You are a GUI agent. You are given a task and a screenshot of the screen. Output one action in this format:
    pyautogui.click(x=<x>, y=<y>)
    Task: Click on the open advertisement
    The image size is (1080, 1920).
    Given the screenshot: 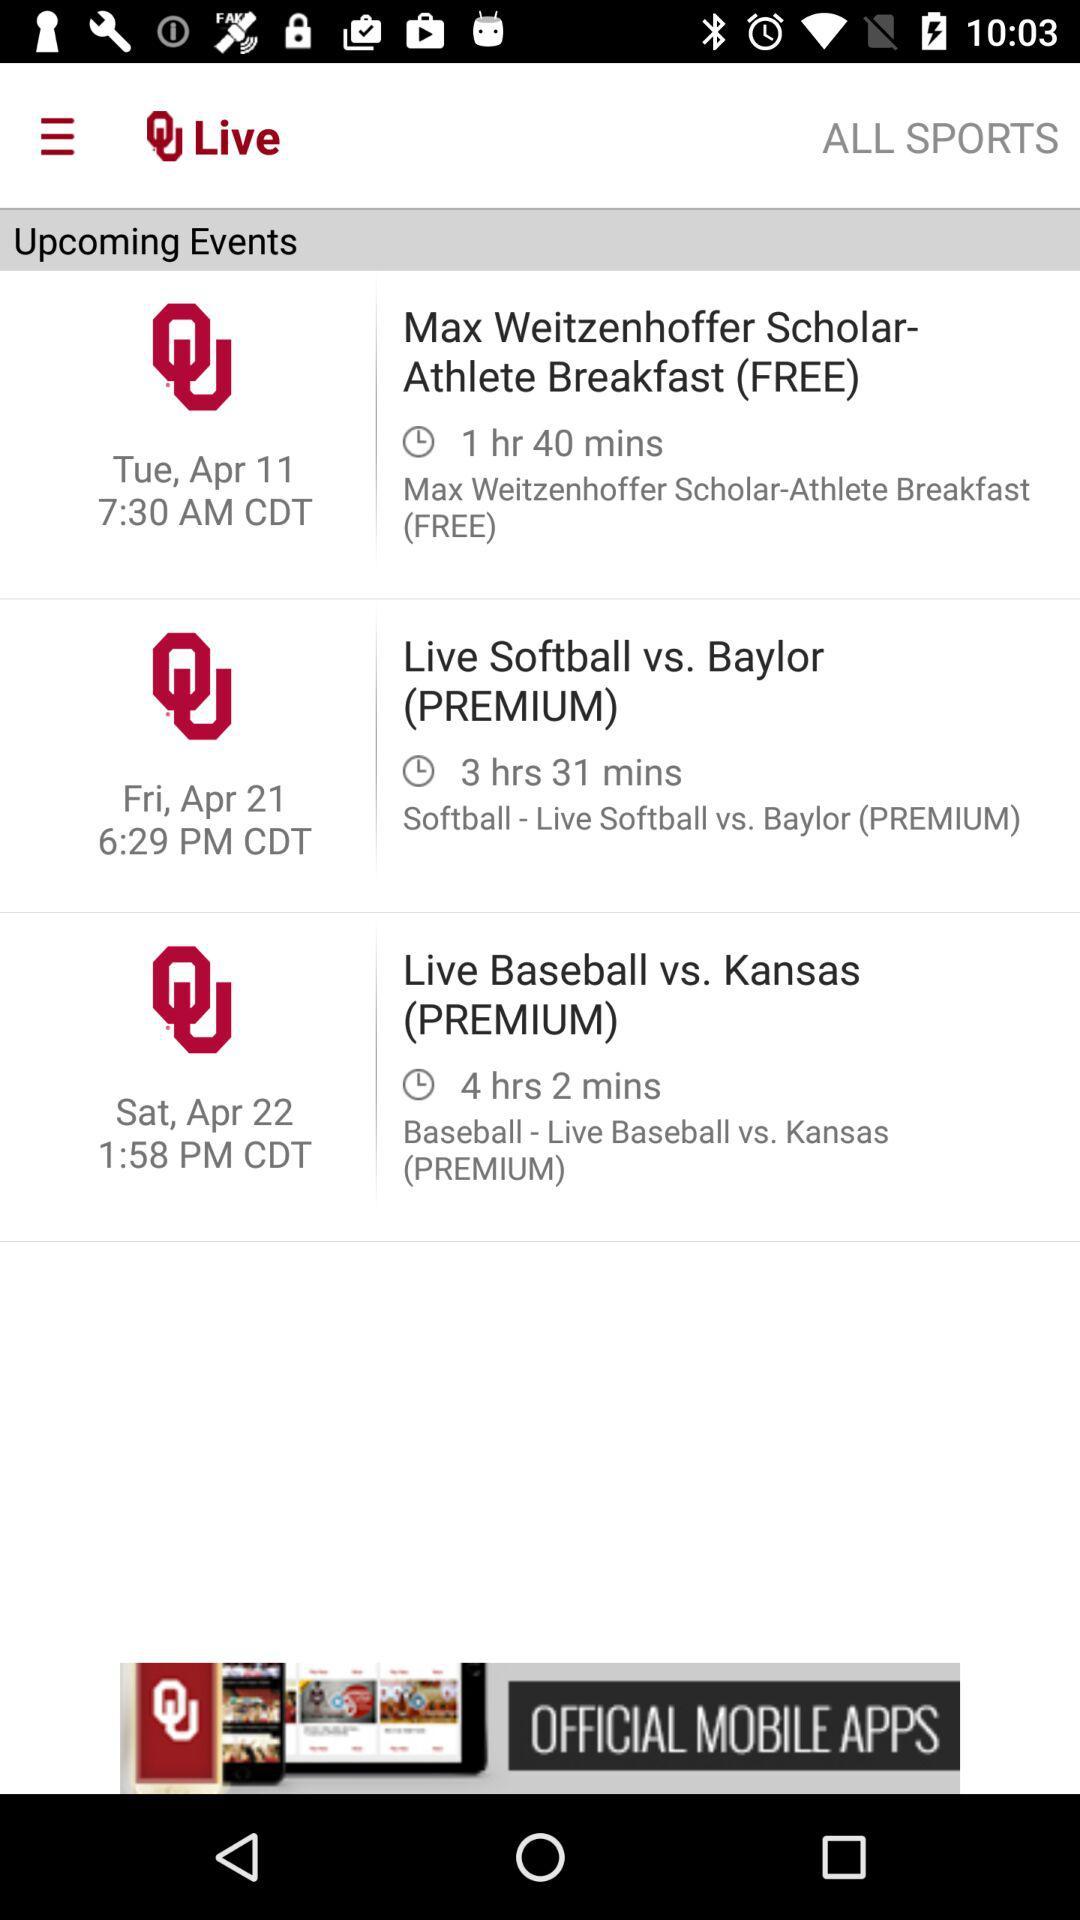 What is the action you would take?
    pyautogui.click(x=540, y=1727)
    